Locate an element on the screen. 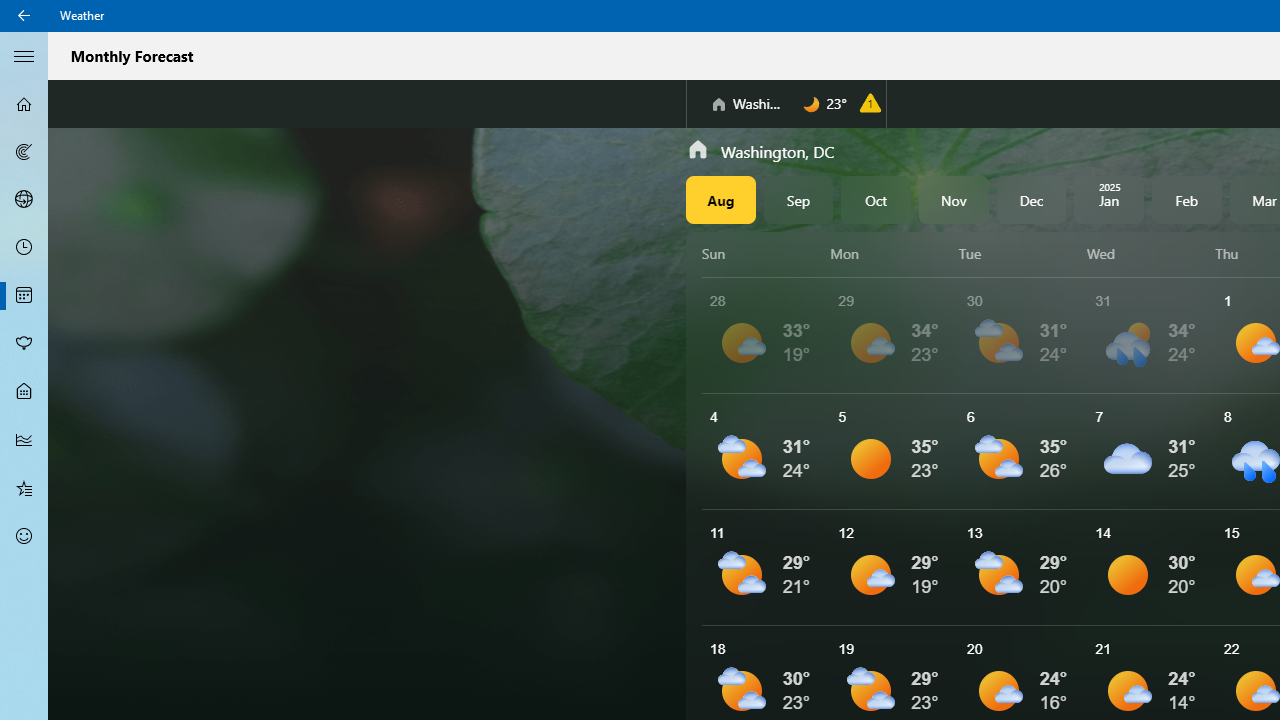  'Back' is located at coordinates (24, 15).